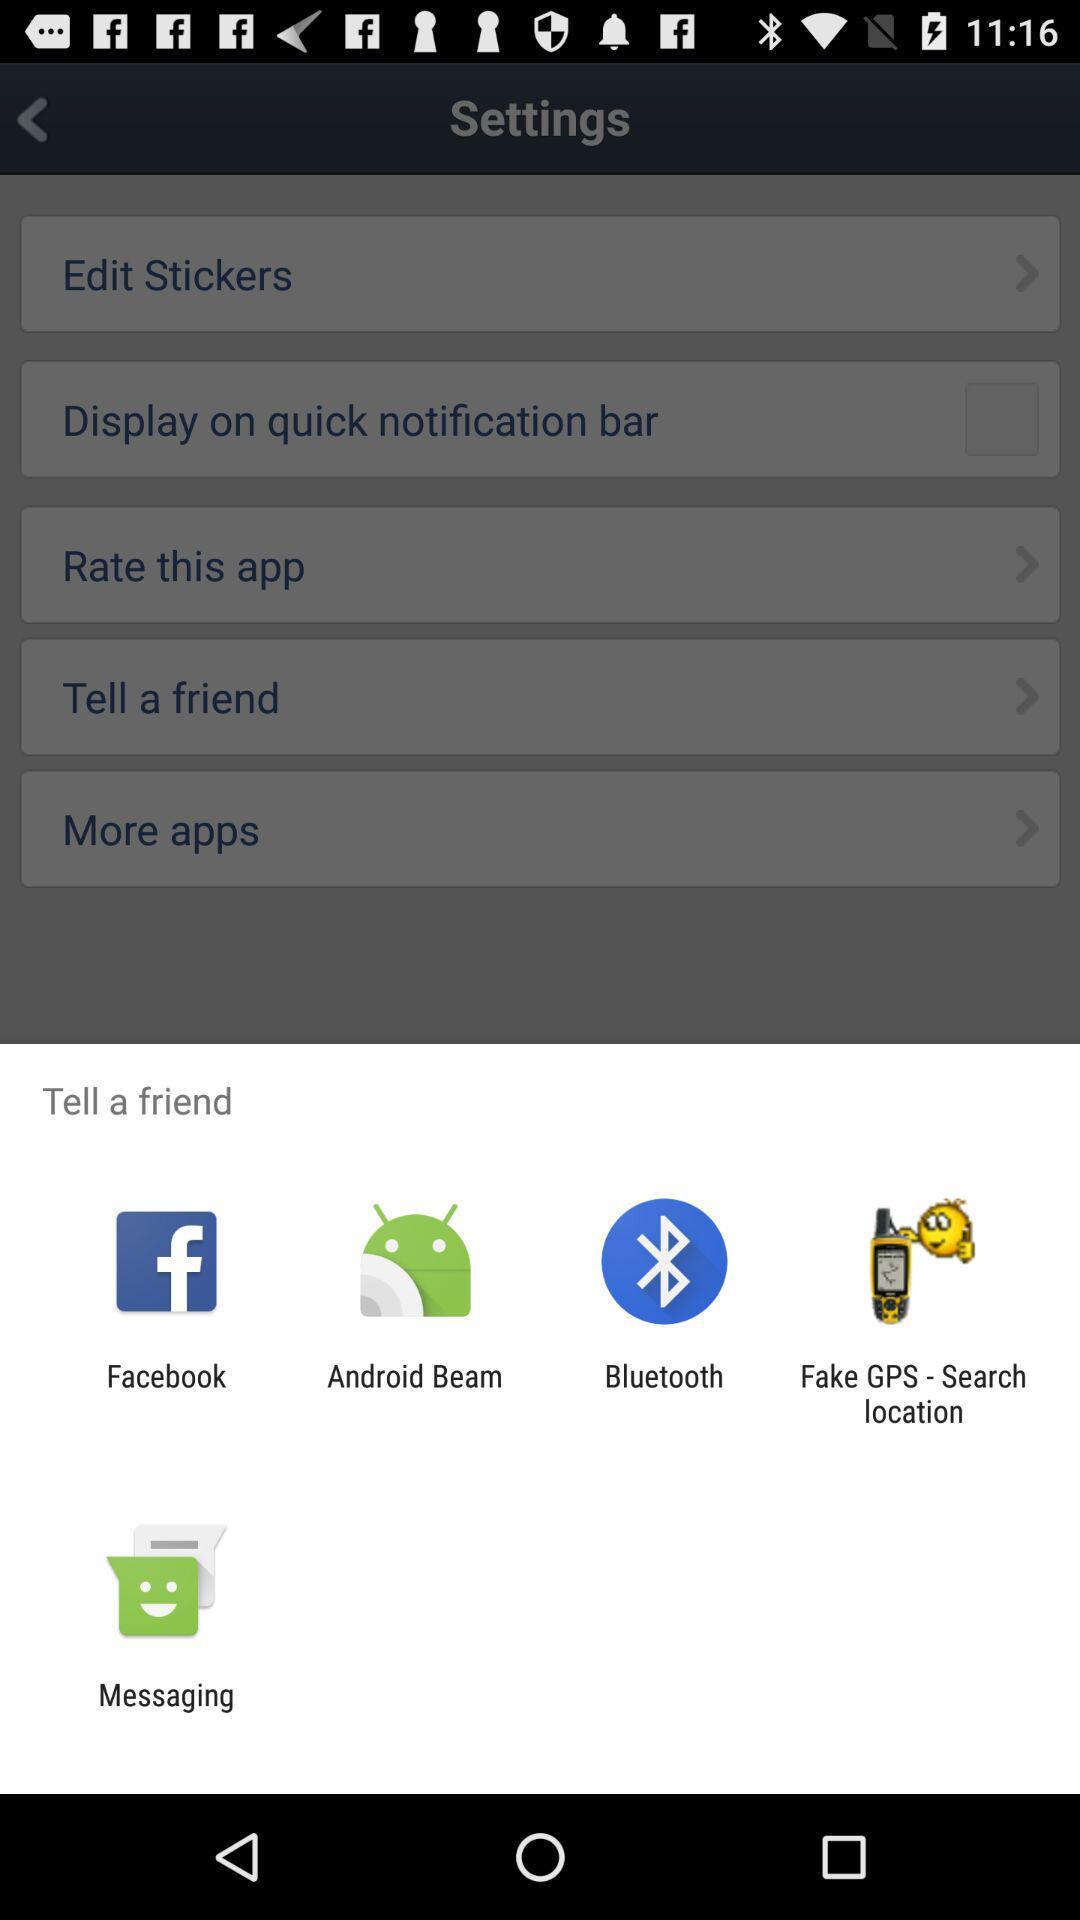 The width and height of the screenshot is (1080, 1920). What do you see at coordinates (913, 1392) in the screenshot?
I see `app next to bluetooth` at bounding box center [913, 1392].